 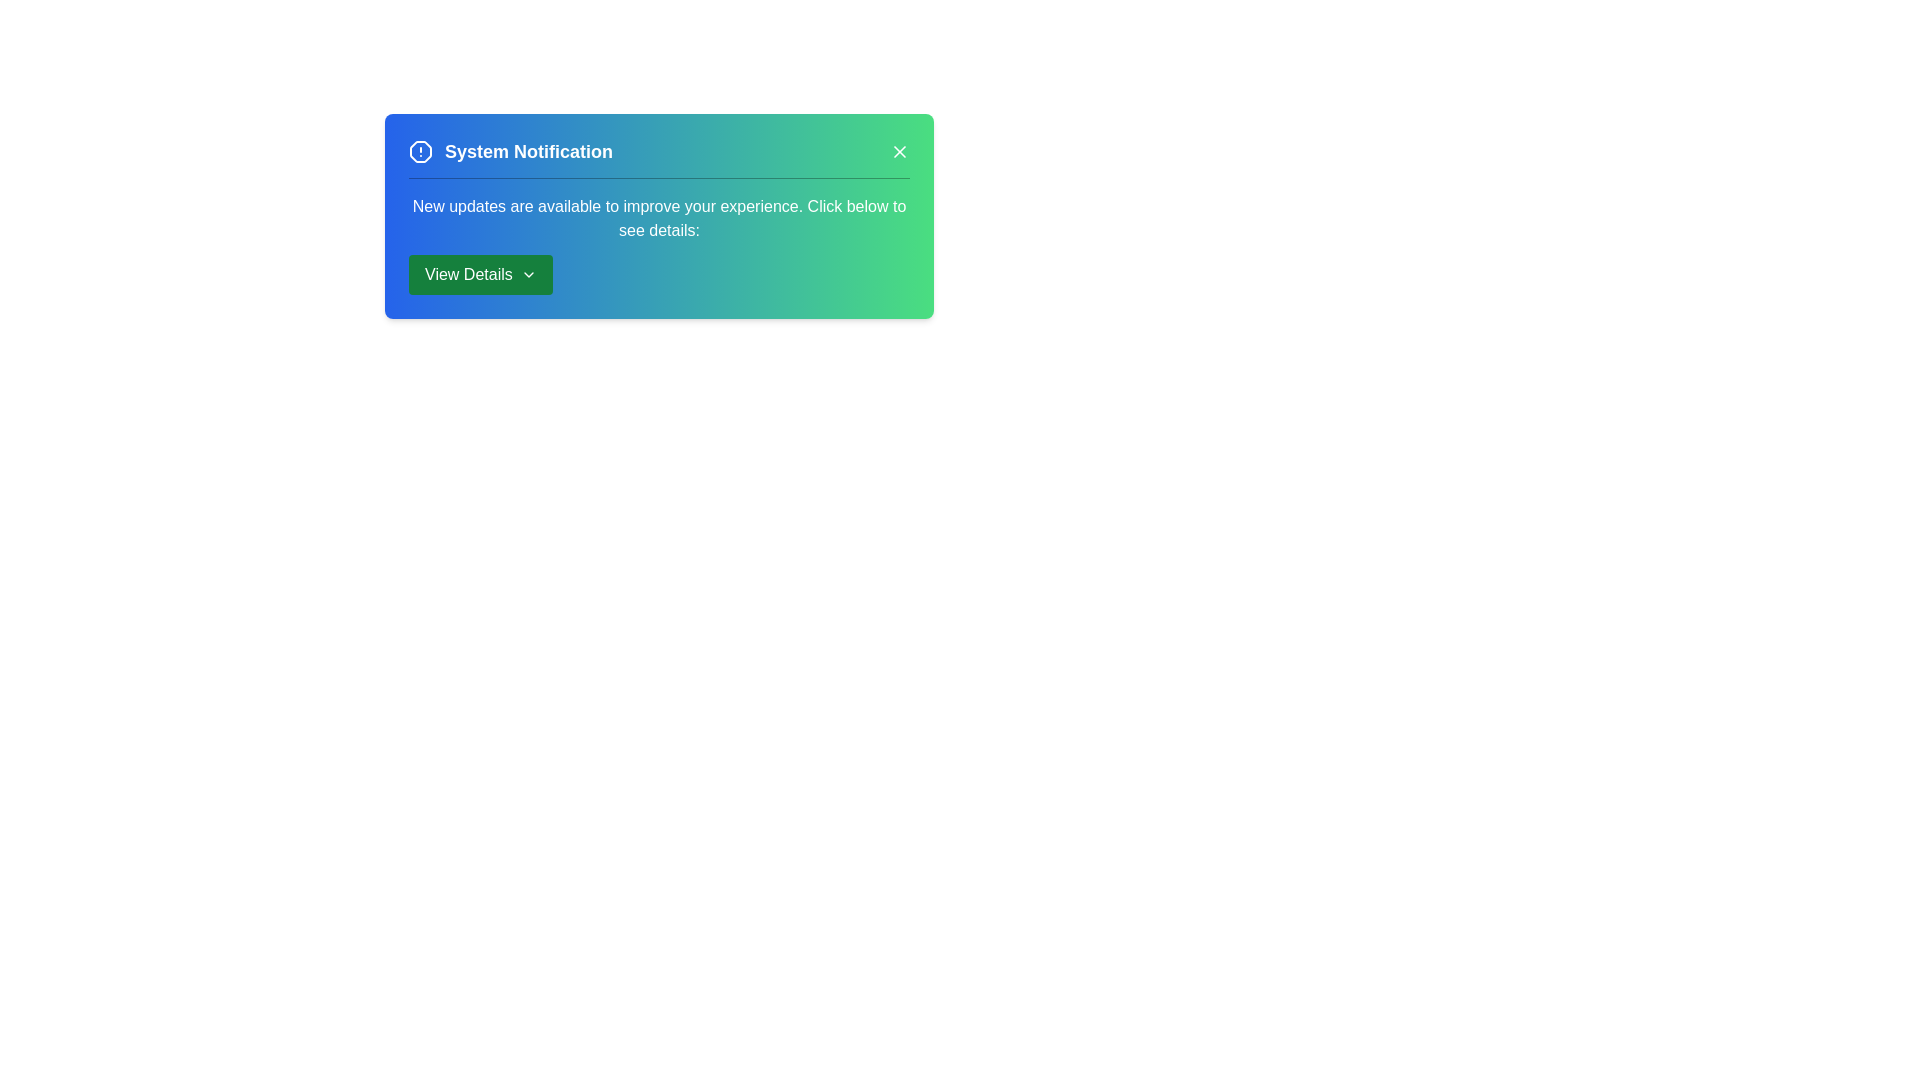 I want to click on 'View Details' button to toggle the visibility of details, so click(x=480, y=274).